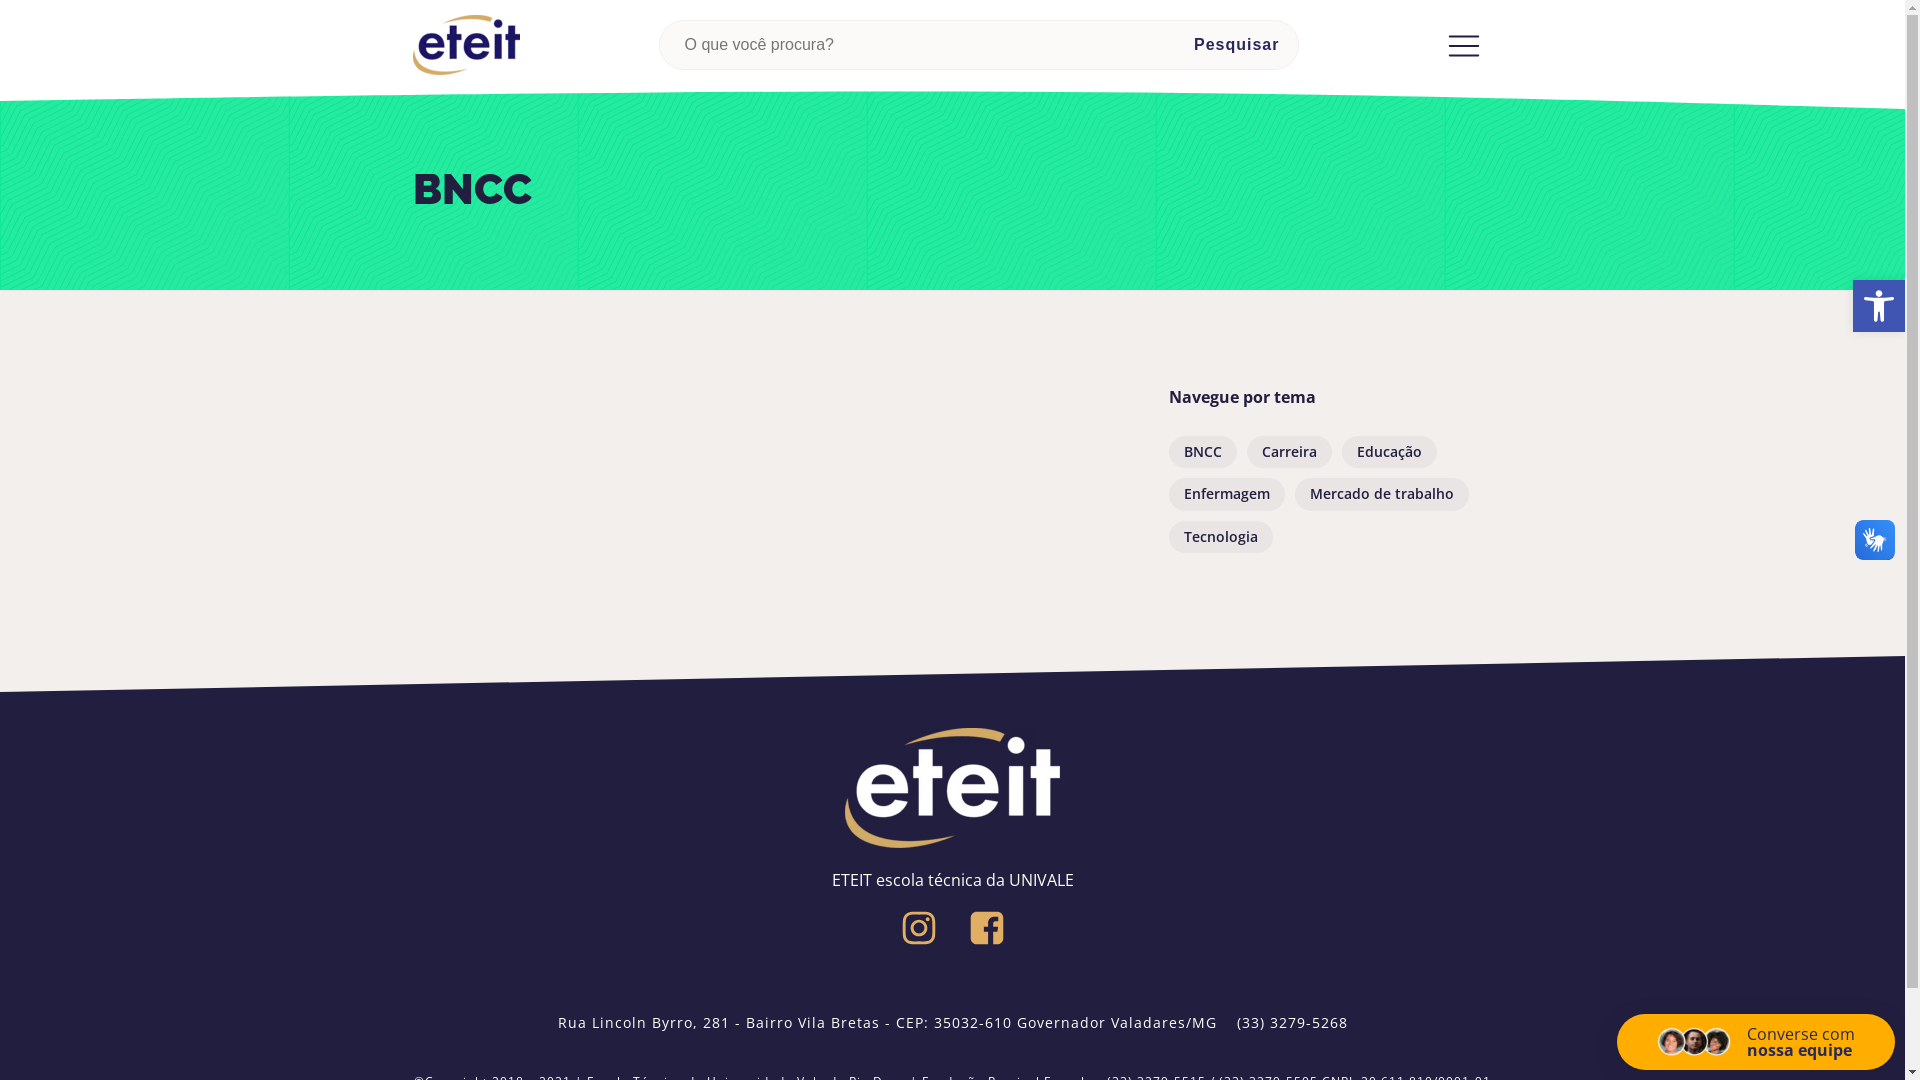  What do you see at coordinates (1200, 451) in the screenshot?
I see `'BNCC'` at bounding box center [1200, 451].